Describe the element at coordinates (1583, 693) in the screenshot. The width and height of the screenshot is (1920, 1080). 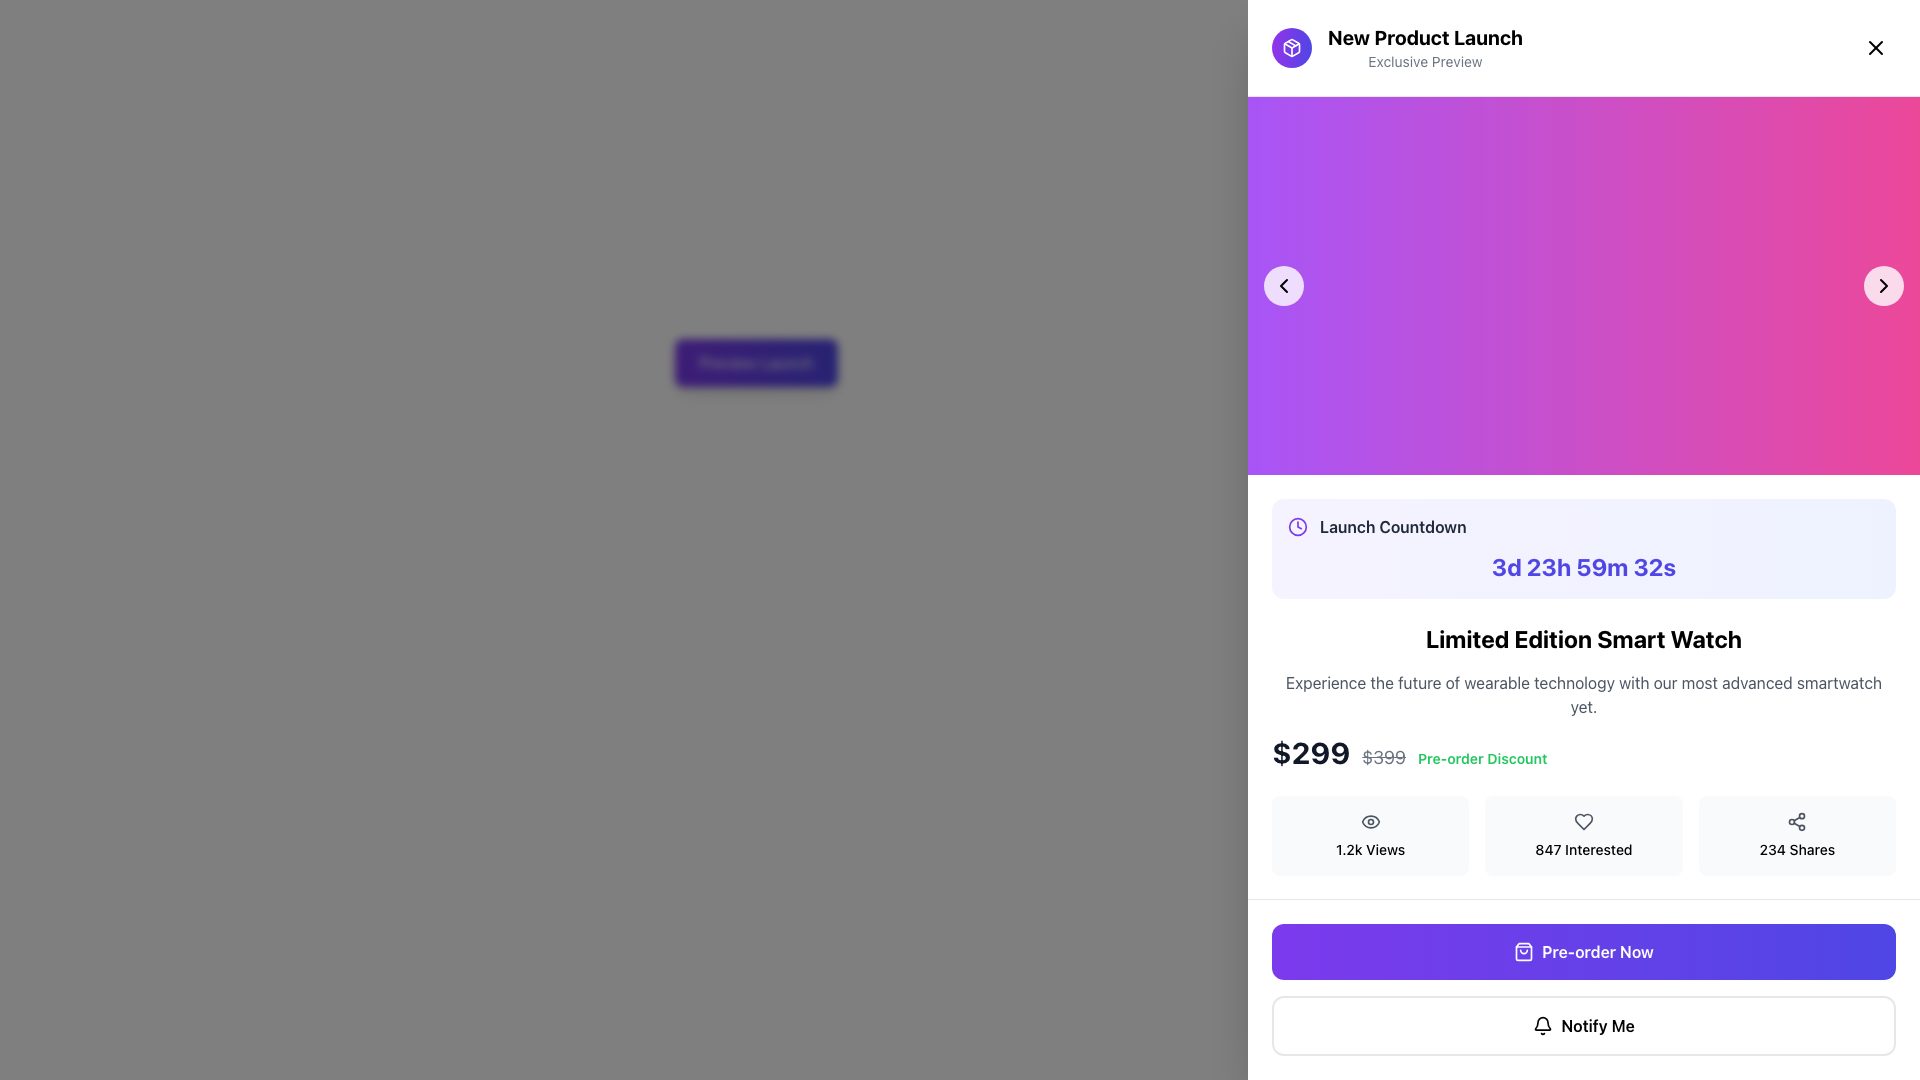
I see `the Text Content element that displays the message 'Experience the future of wearable technology with our most advanced smartwatch yet.' It is centrally aligned under the 'Limited Edition Smart Watch' heading` at that location.